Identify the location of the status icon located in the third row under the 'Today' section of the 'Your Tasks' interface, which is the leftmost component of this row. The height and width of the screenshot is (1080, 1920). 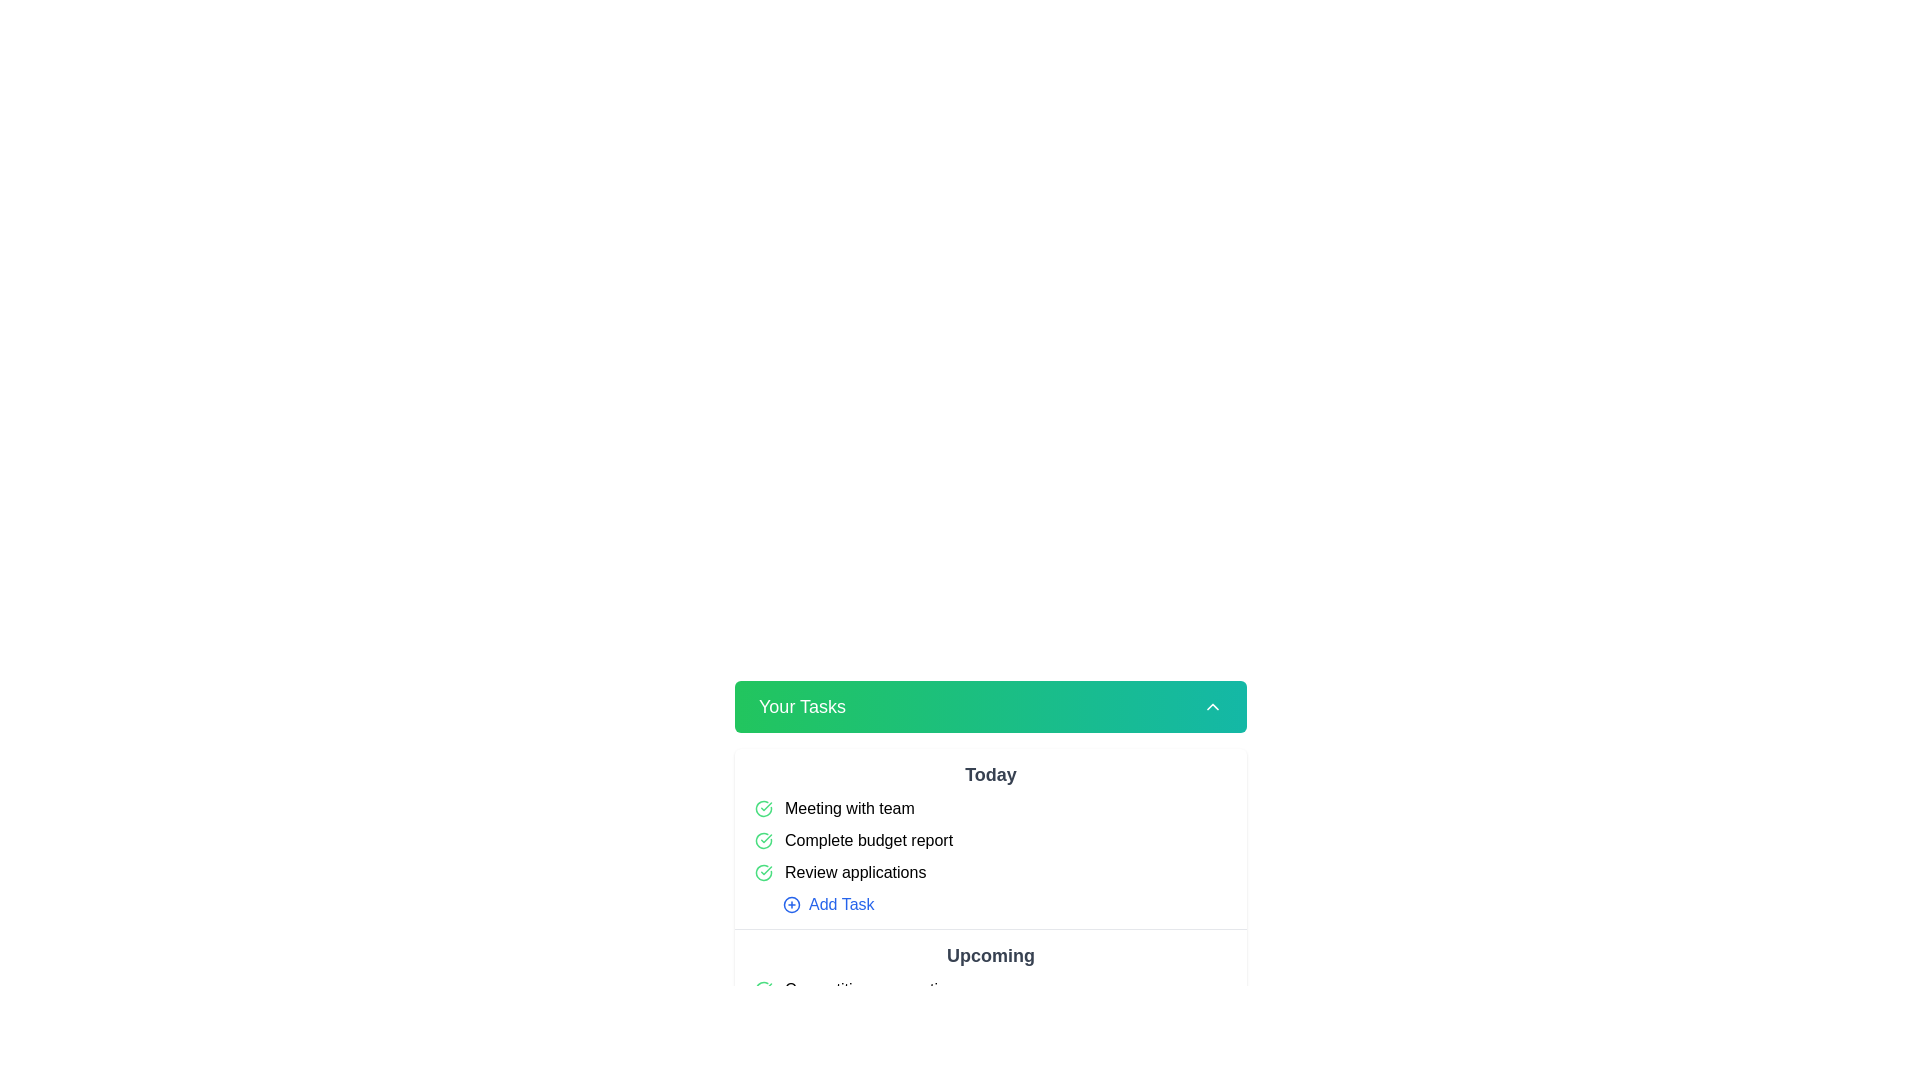
(762, 871).